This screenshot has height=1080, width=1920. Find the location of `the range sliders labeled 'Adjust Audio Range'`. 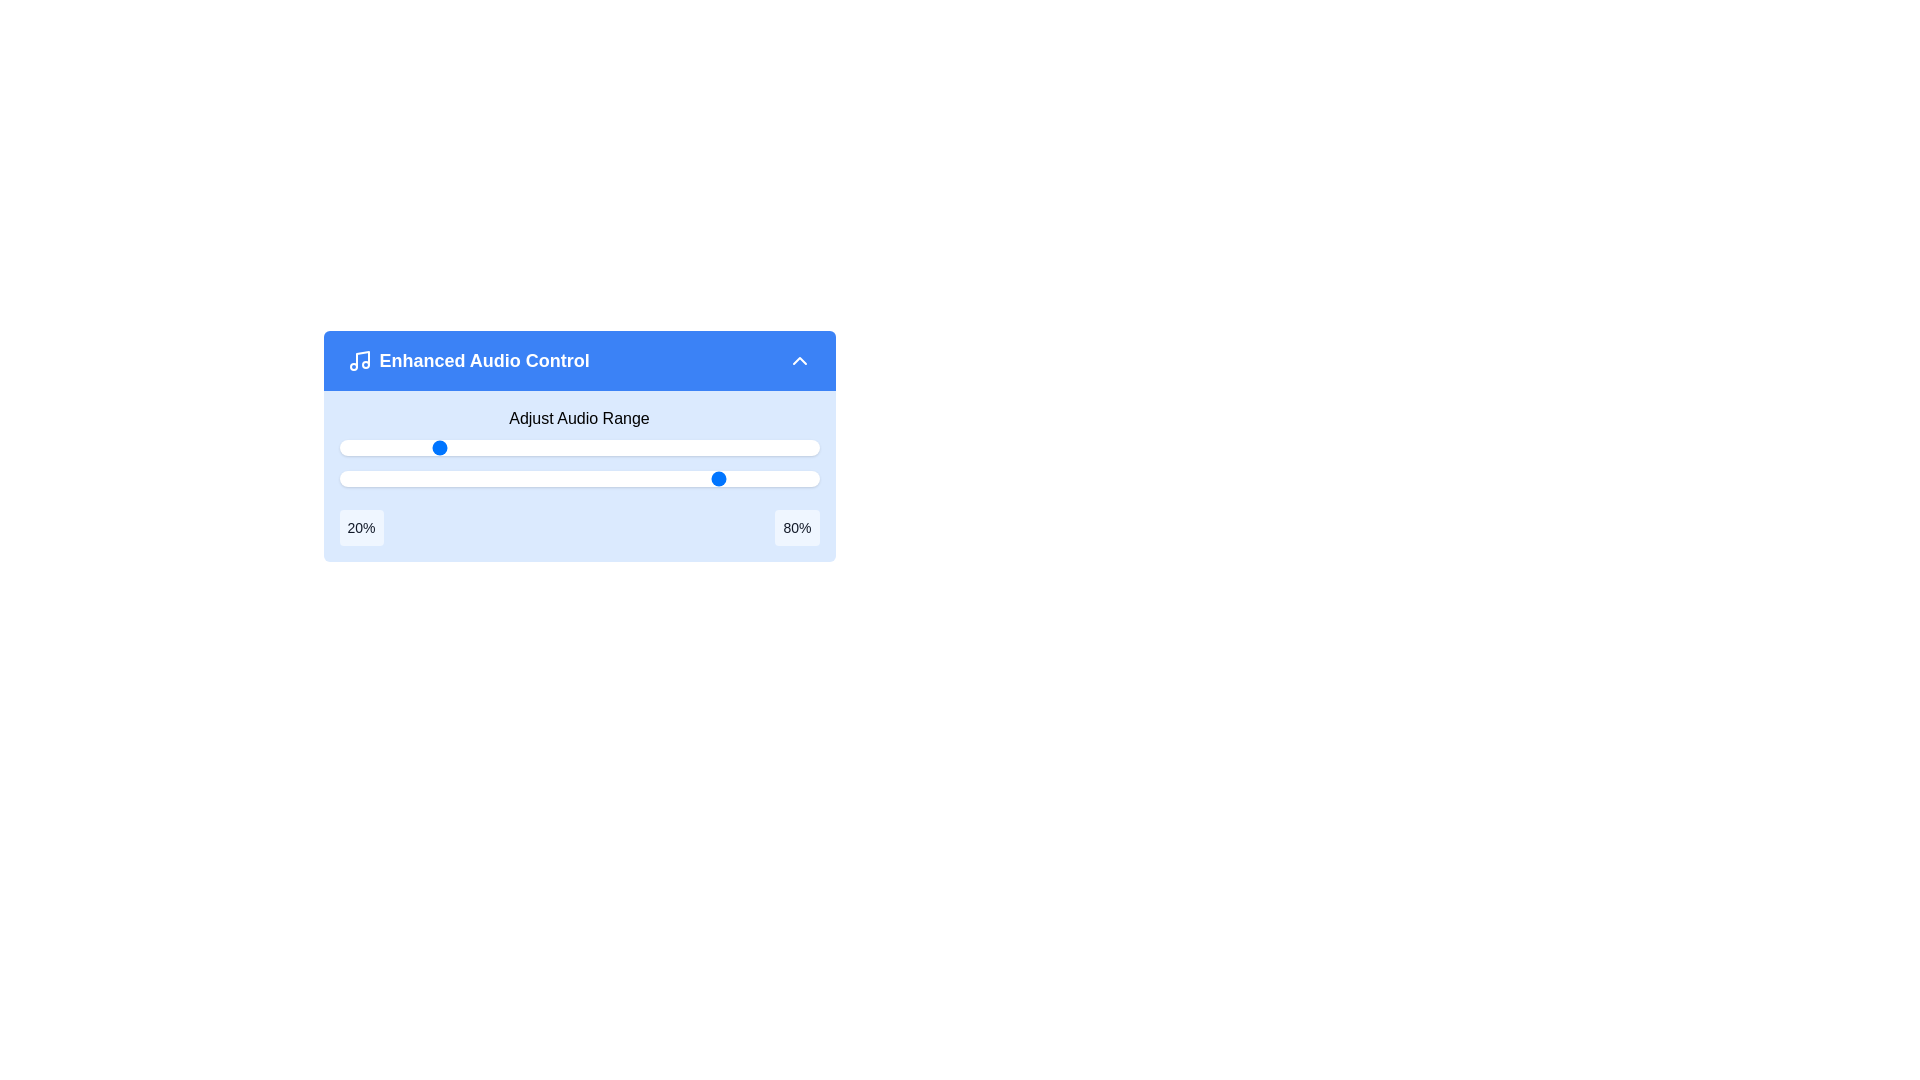

the range sliders labeled 'Adjust Audio Range' is located at coordinates (578, 476).